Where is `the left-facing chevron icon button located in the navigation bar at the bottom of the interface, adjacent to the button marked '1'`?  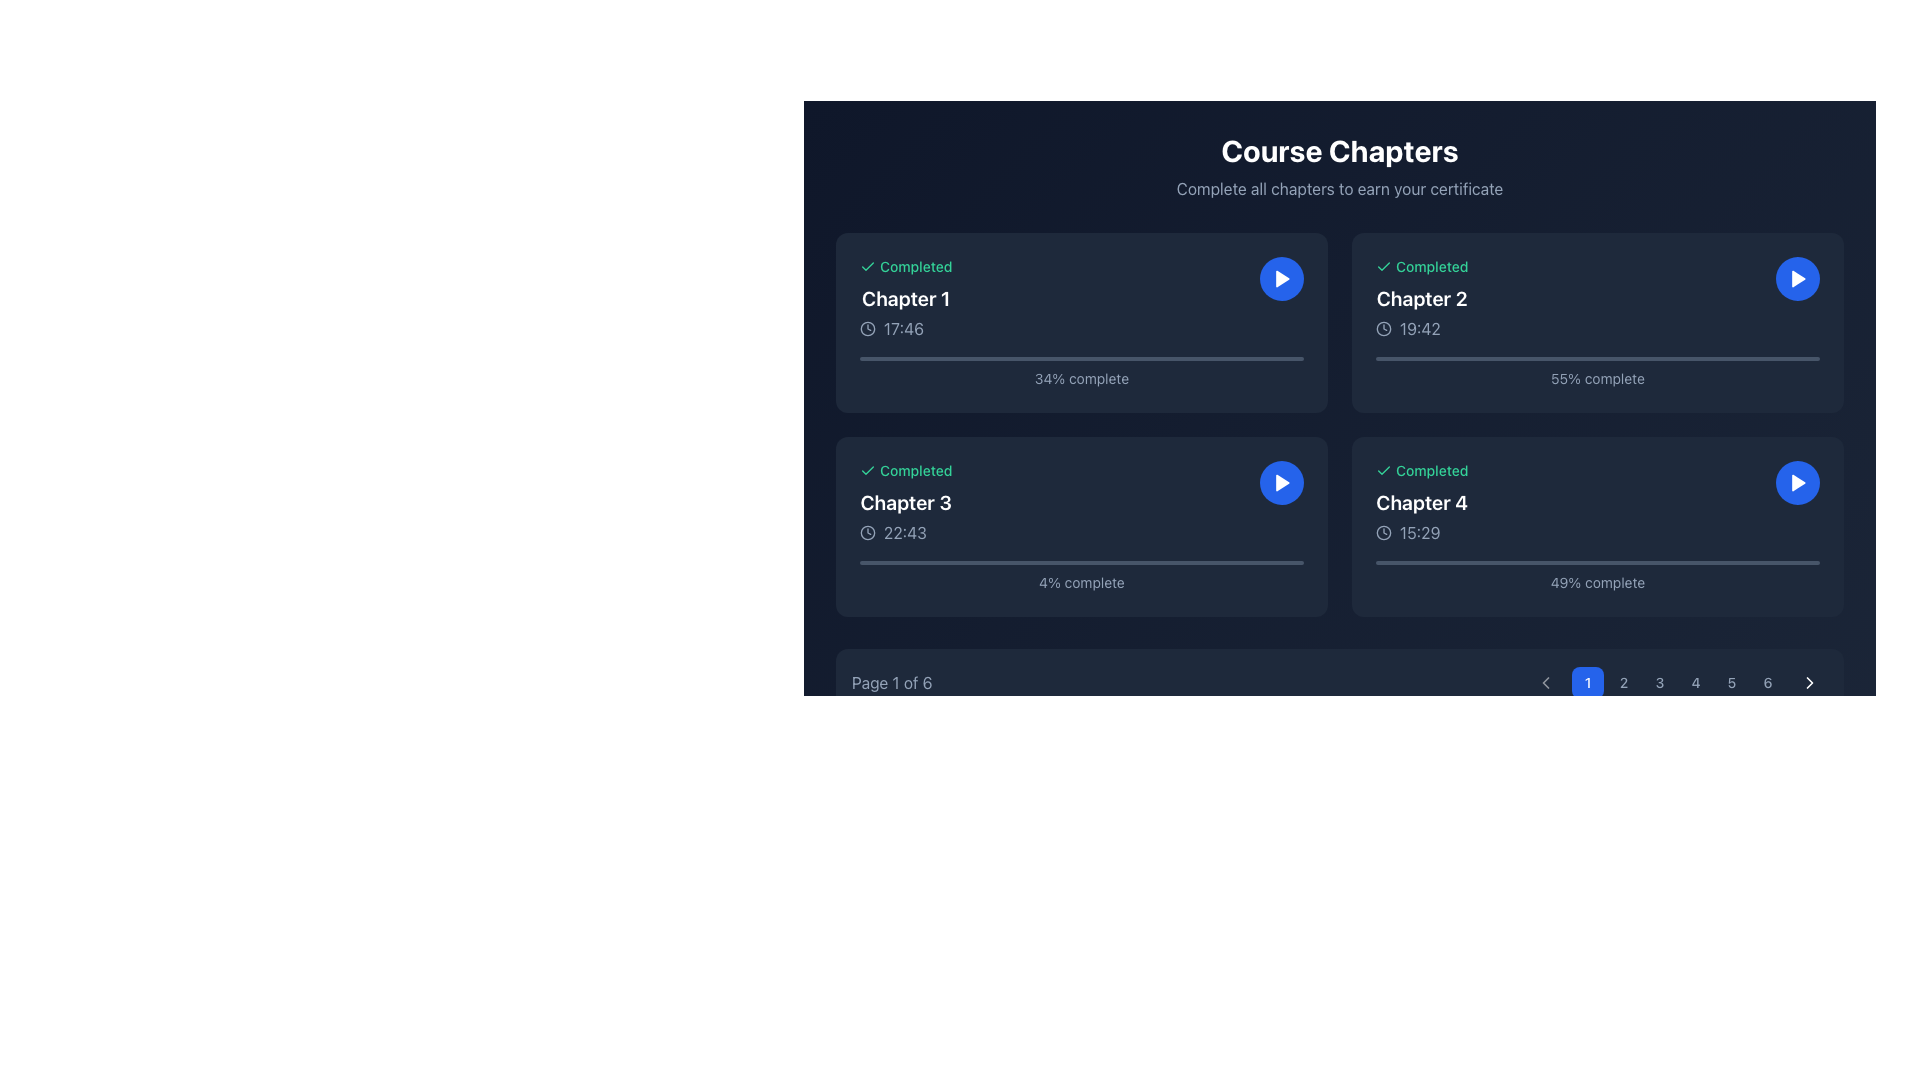
the left-facing chevron icon button located in the navigation bar at the bottom of the interface, adjacent to the button marked '1' is located at coordinates (1544, 681).